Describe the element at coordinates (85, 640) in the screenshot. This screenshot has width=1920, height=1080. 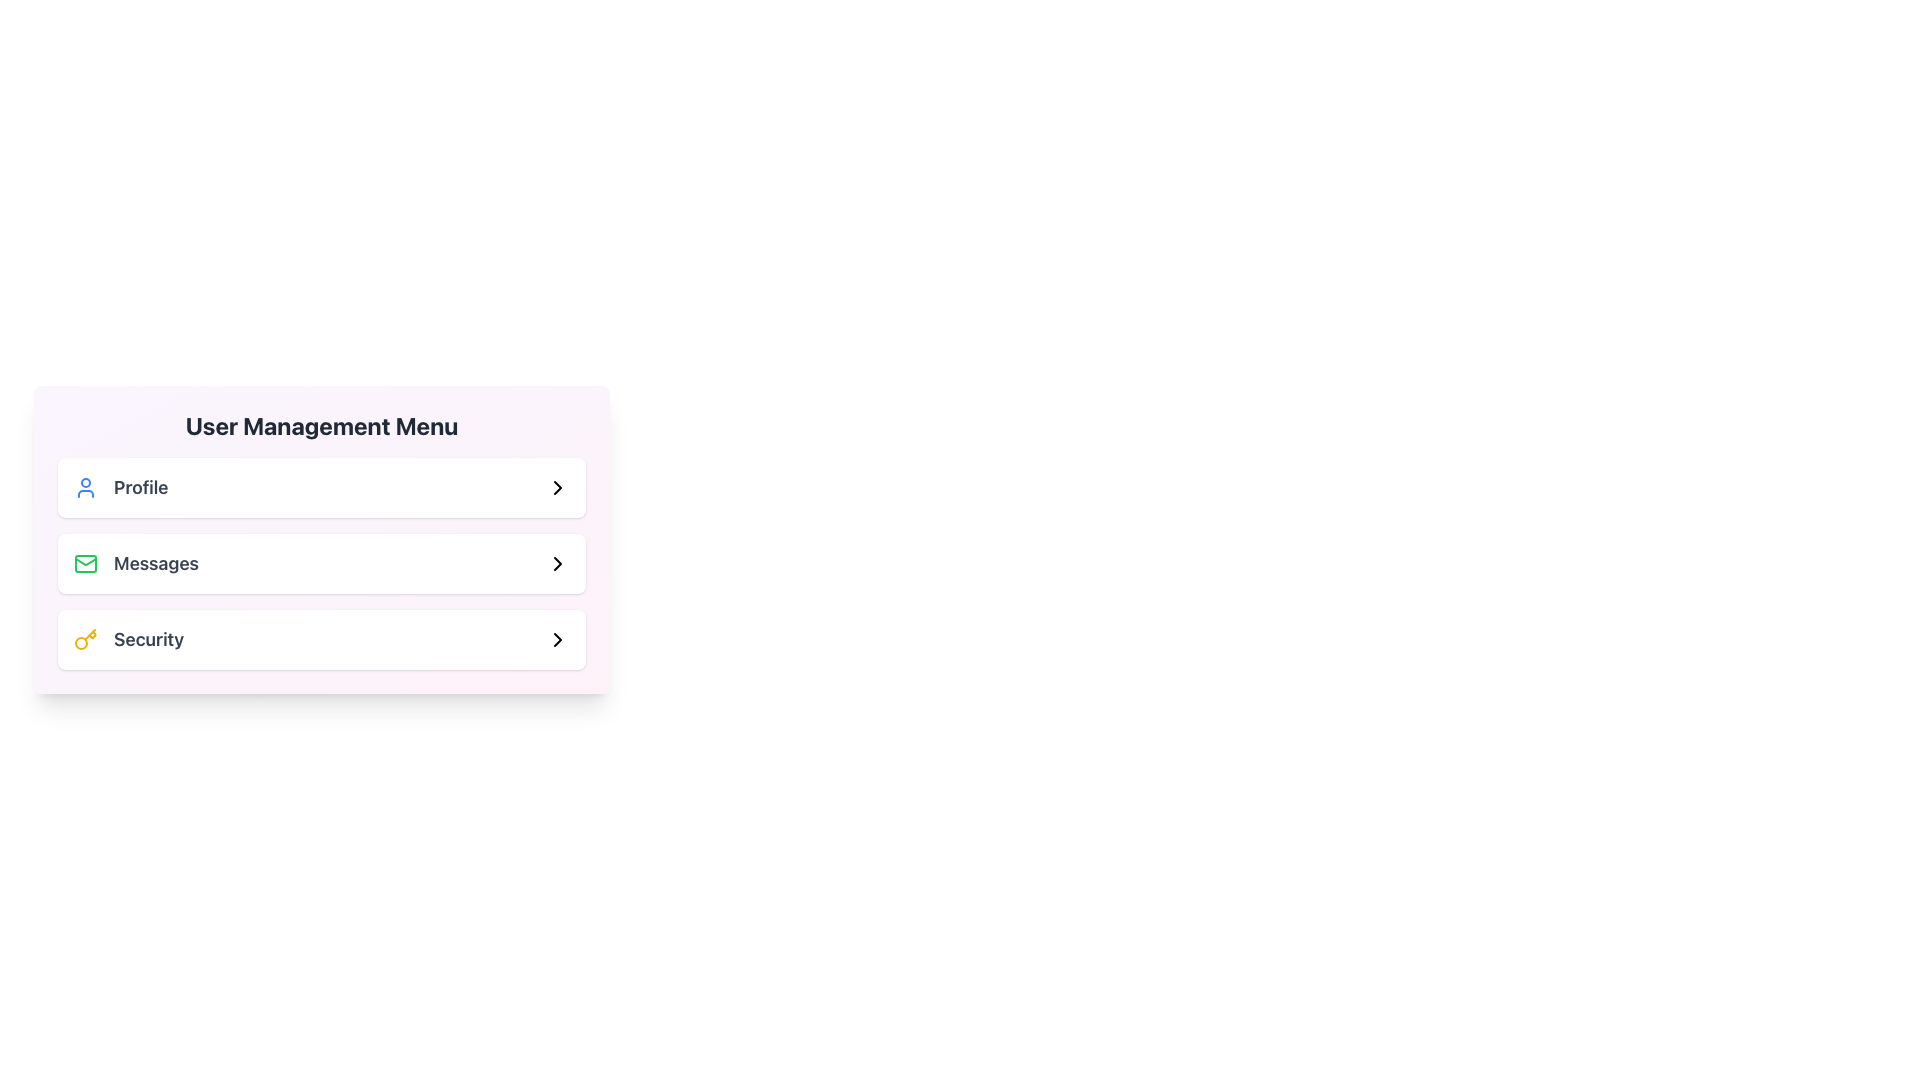
I see `the yellow key icon located to the left of the 'Security' text label in the user management menu` at that location.